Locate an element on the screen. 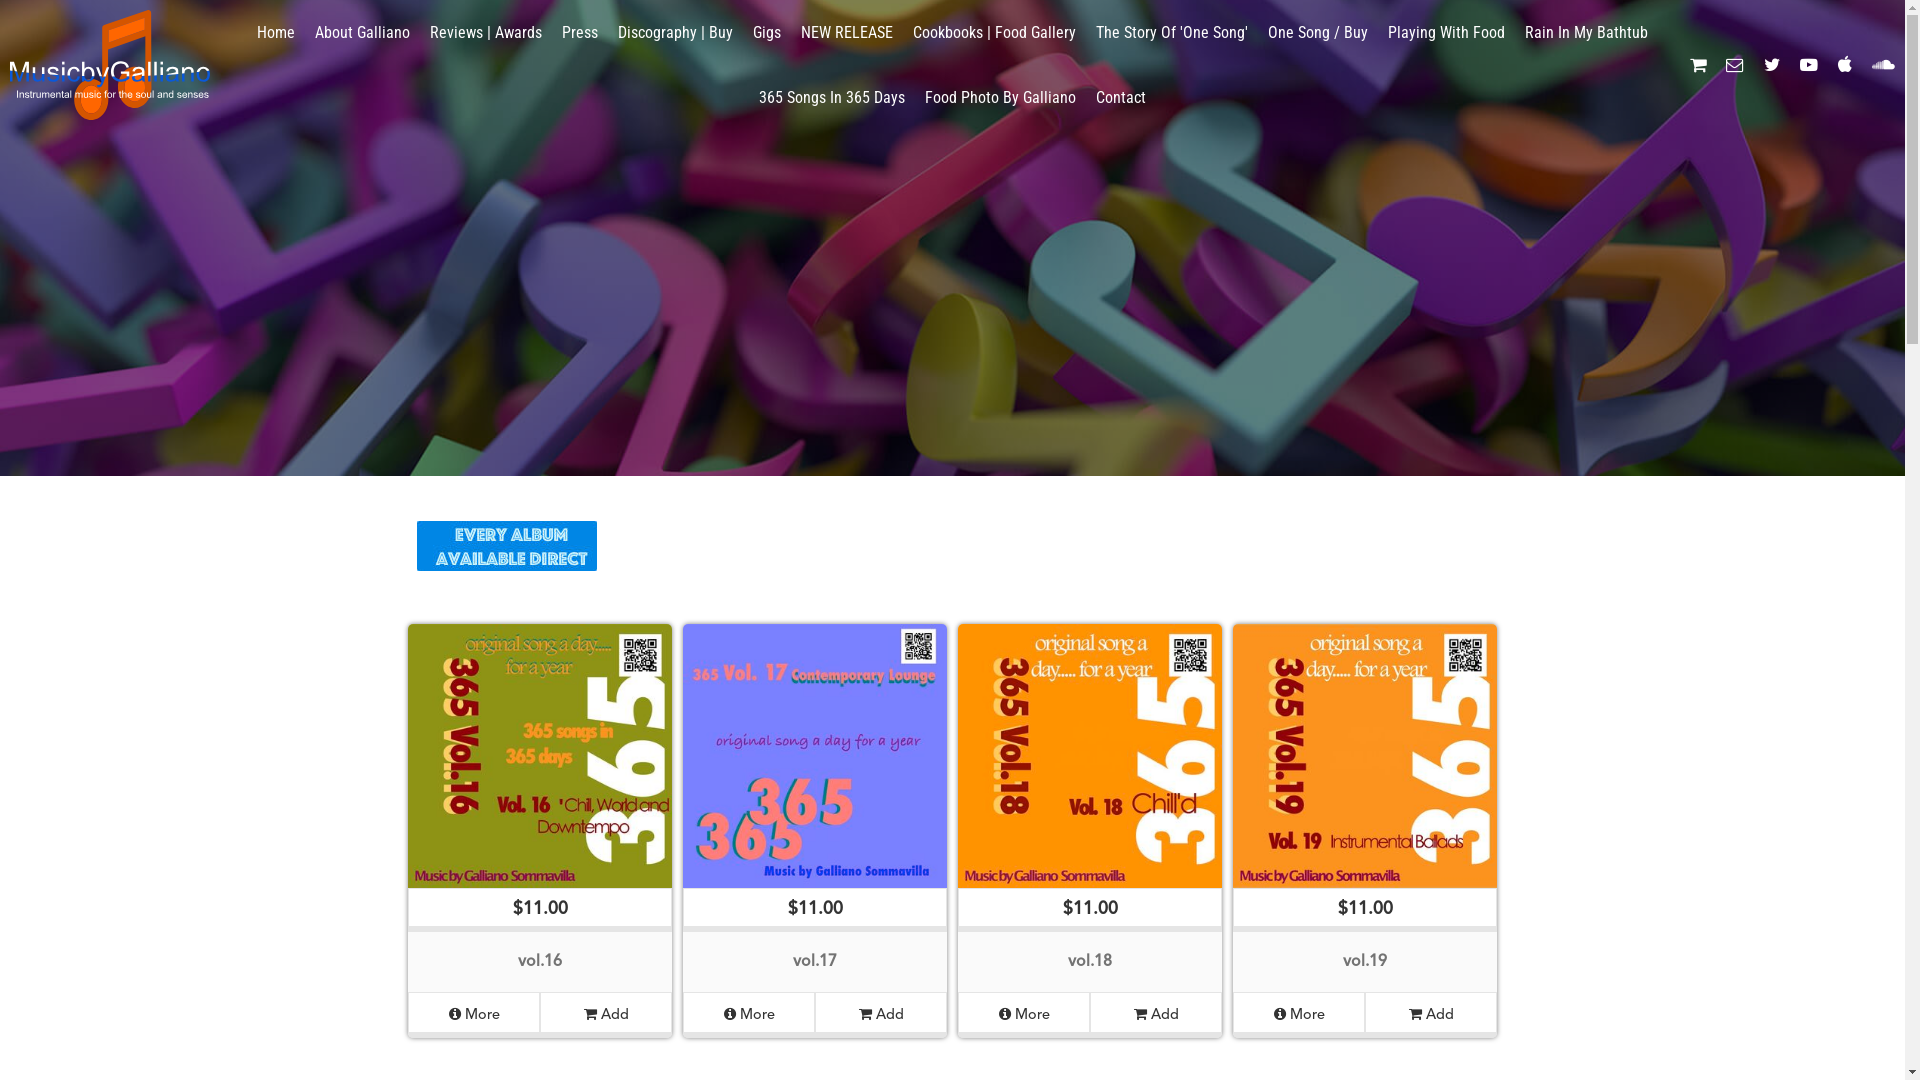 Image resolution: width=1920 pixels, height=1080 pixels. '$11.00' is located at coordinates (407, 777).